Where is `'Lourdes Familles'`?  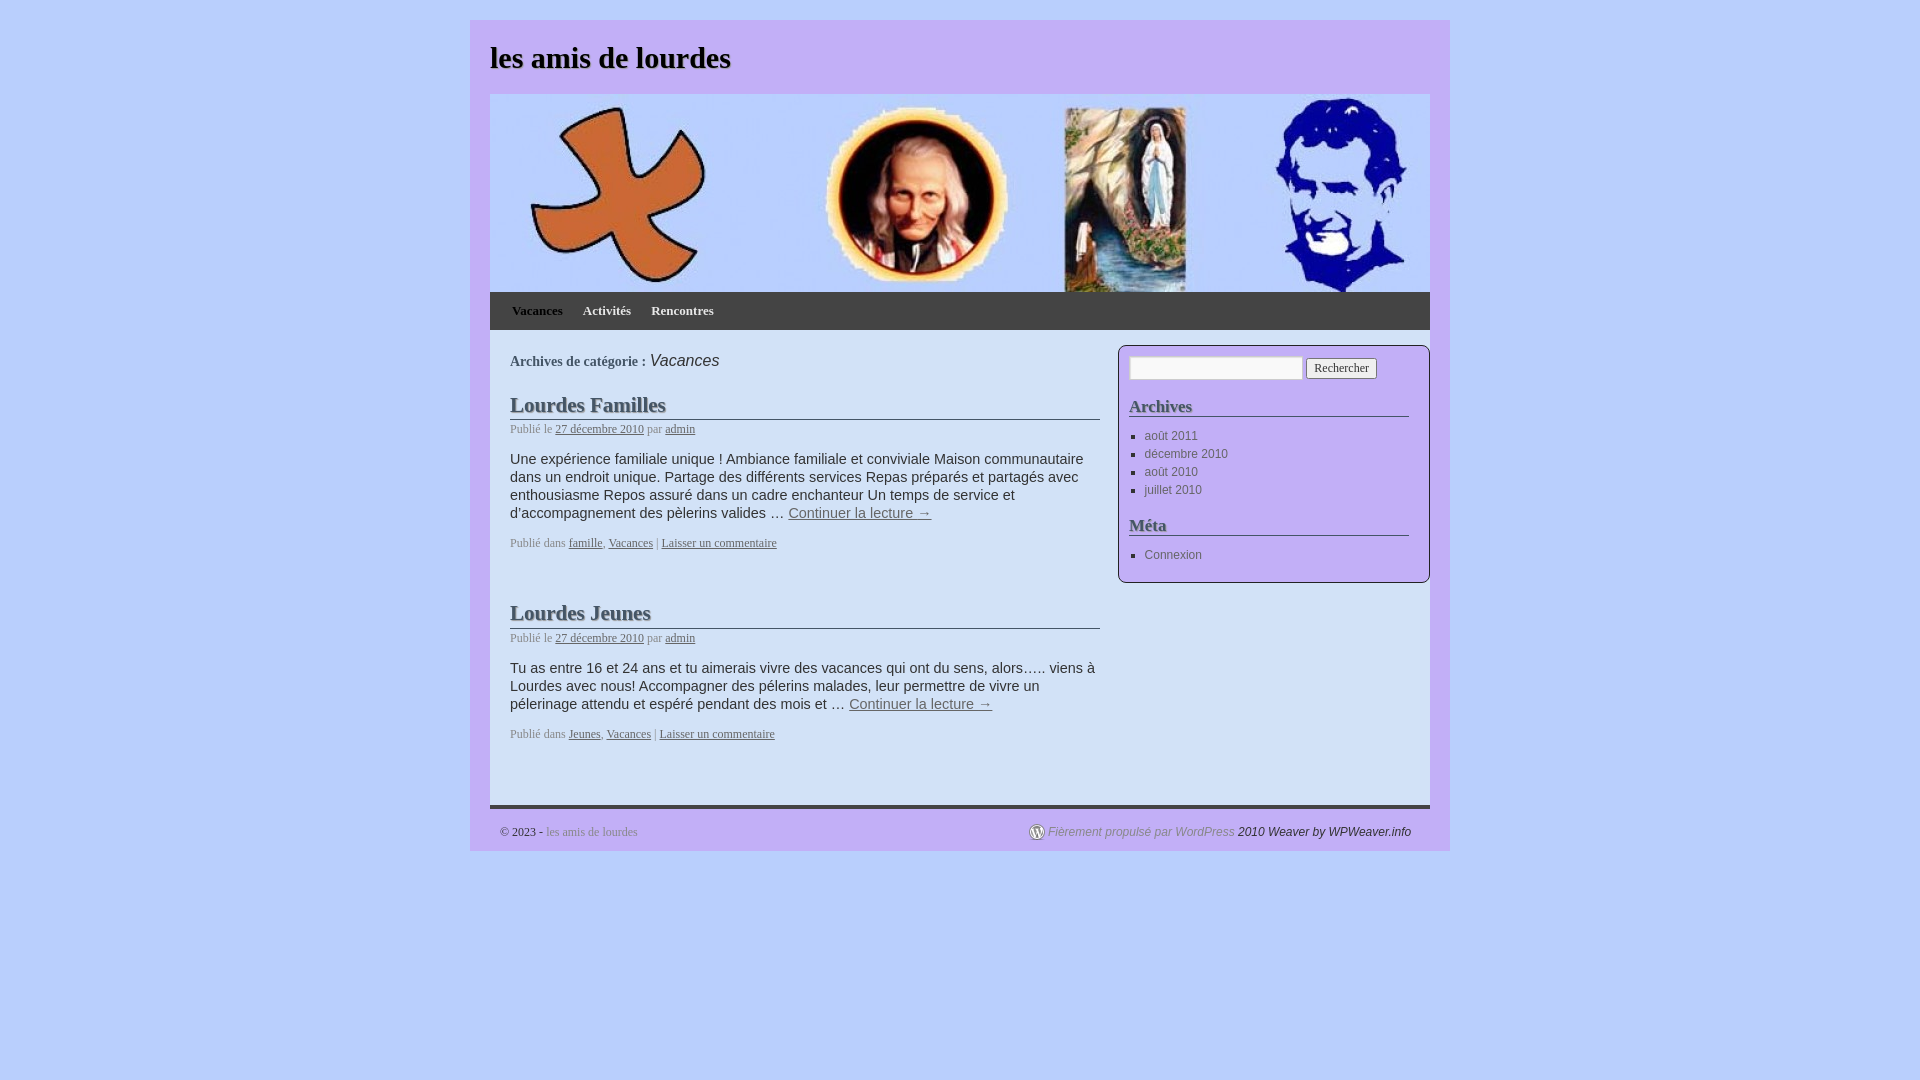
'Lourdes Familles' is located at coordinates (587, 405).